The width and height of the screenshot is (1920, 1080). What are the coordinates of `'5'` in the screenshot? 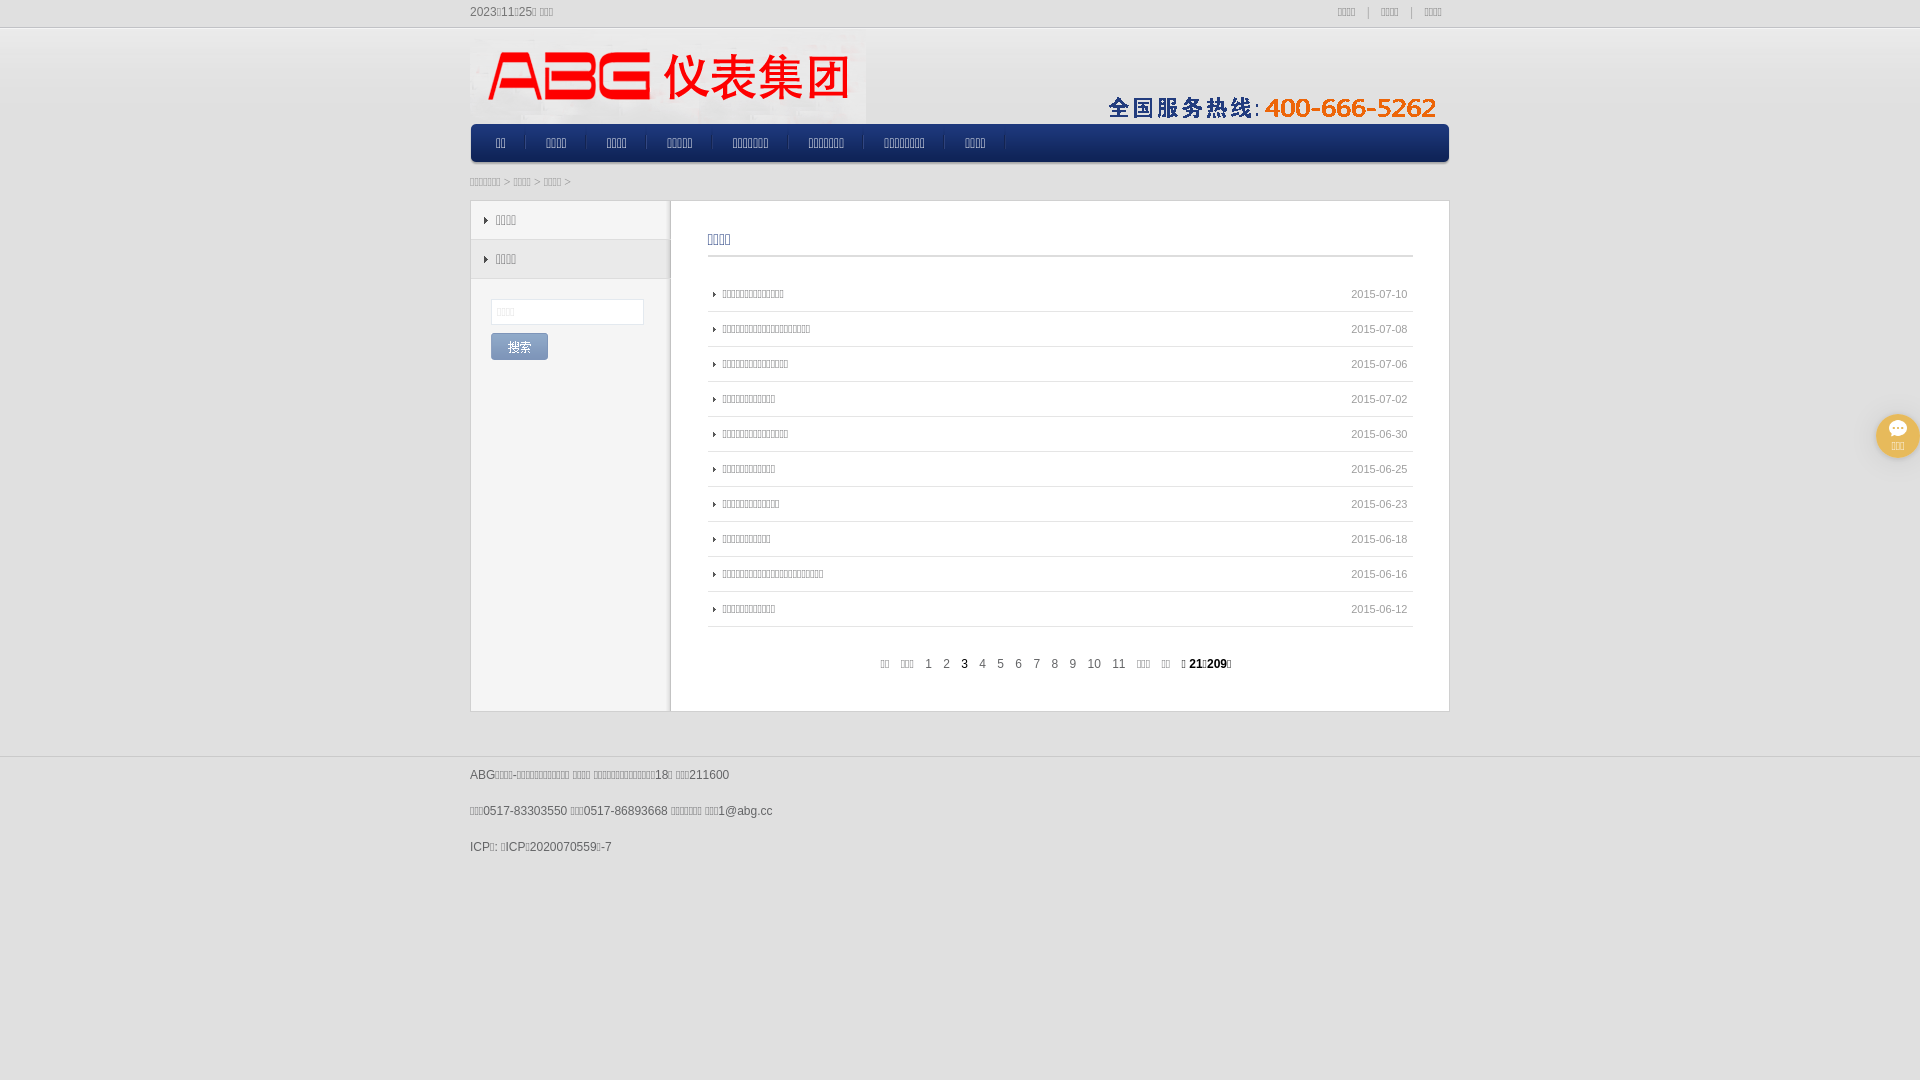 It's located at (1000, 663).